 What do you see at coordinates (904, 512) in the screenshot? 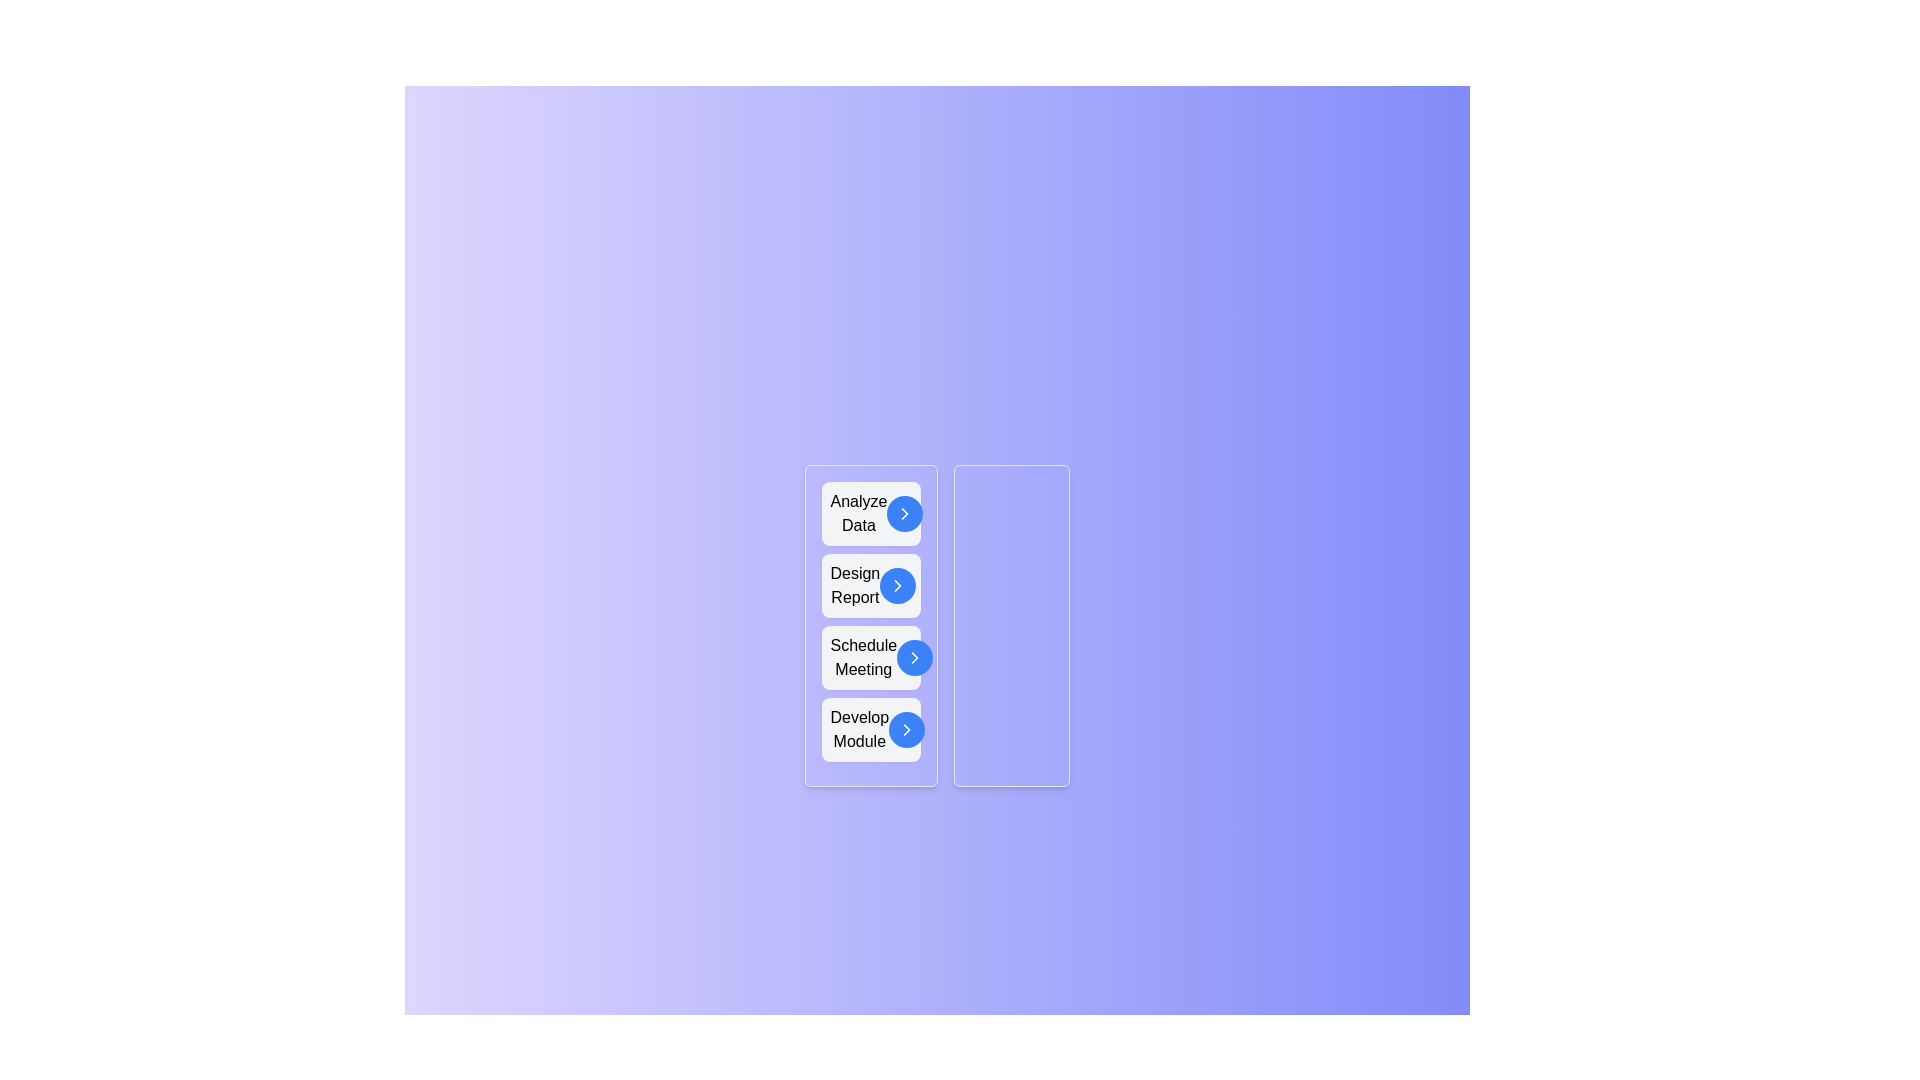
I see `arrow button next to the task 'Analyze Data' in the 'Unassigned Tasks' list` at bounding box center [904, 512].